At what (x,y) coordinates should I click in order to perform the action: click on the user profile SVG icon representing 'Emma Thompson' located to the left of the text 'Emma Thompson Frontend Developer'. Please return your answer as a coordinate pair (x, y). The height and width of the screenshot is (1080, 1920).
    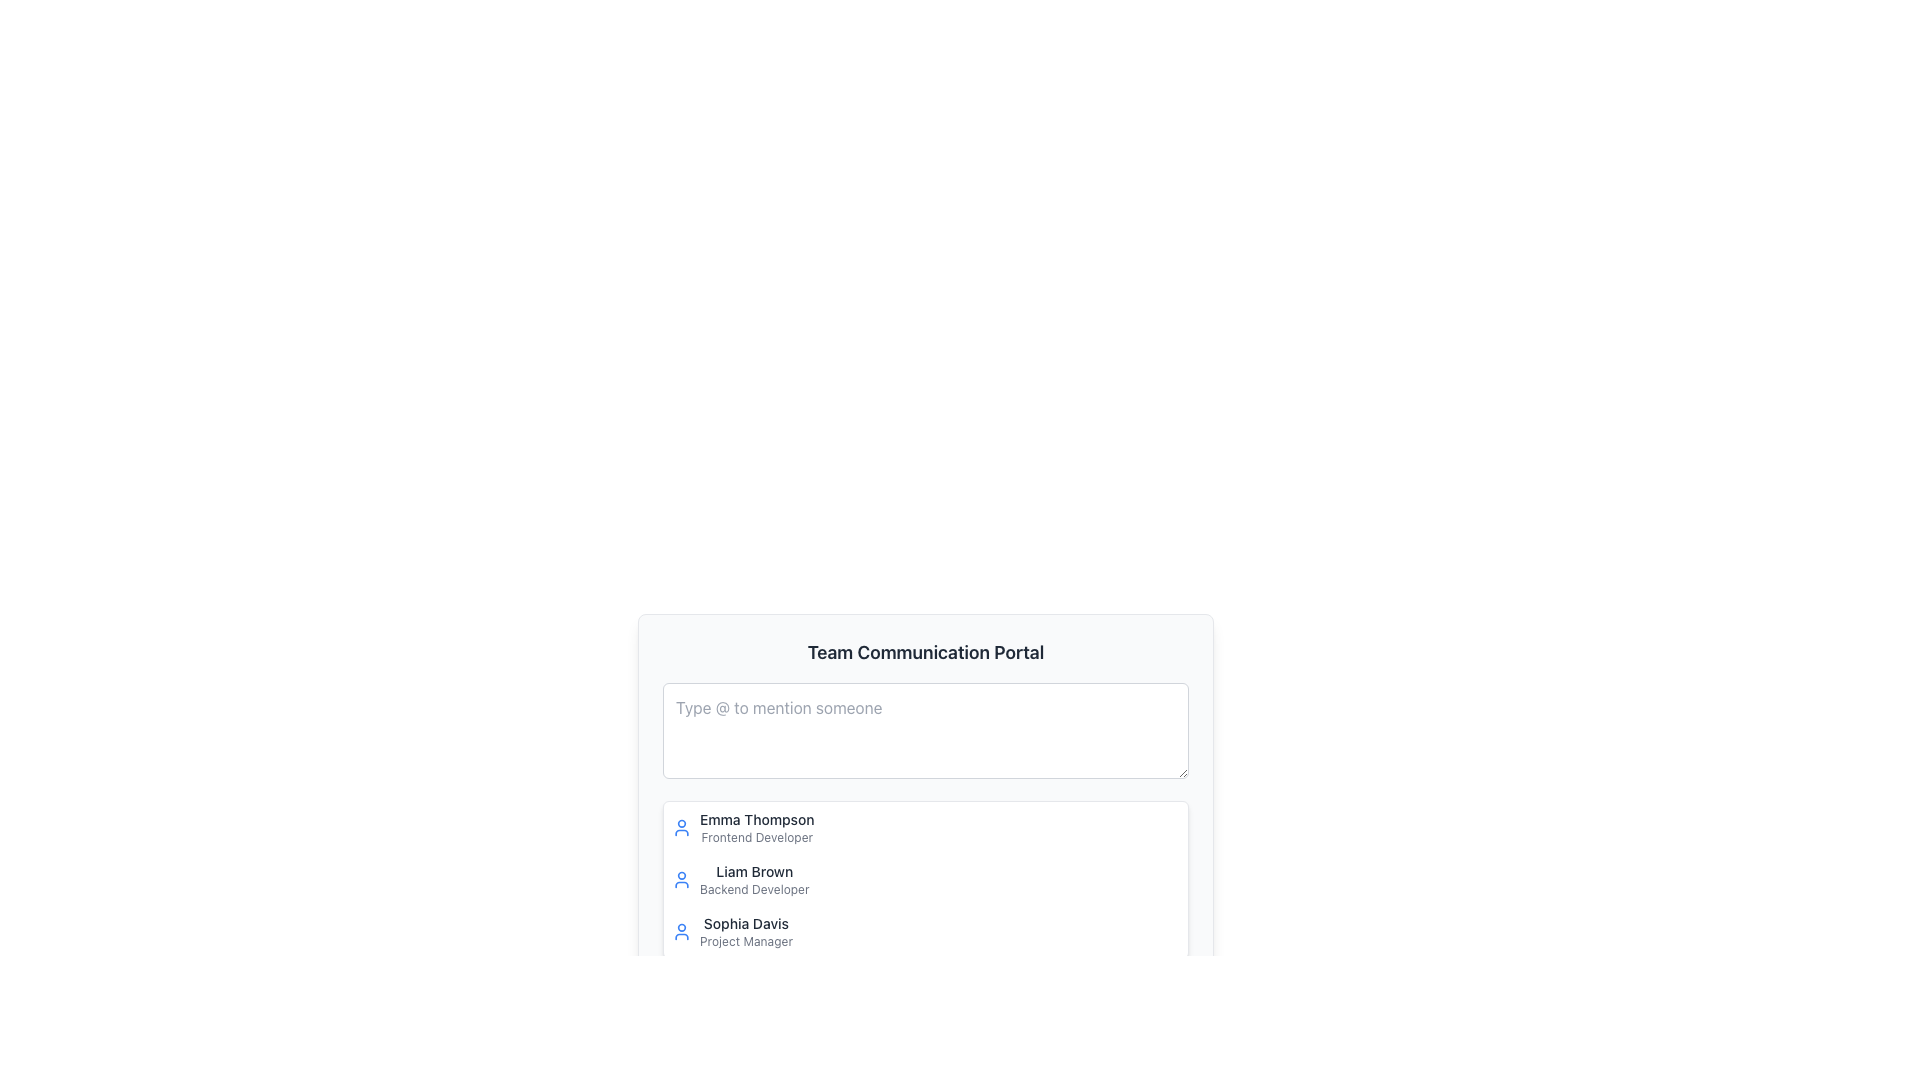
    Looking at the image, I should click on (681, 828).